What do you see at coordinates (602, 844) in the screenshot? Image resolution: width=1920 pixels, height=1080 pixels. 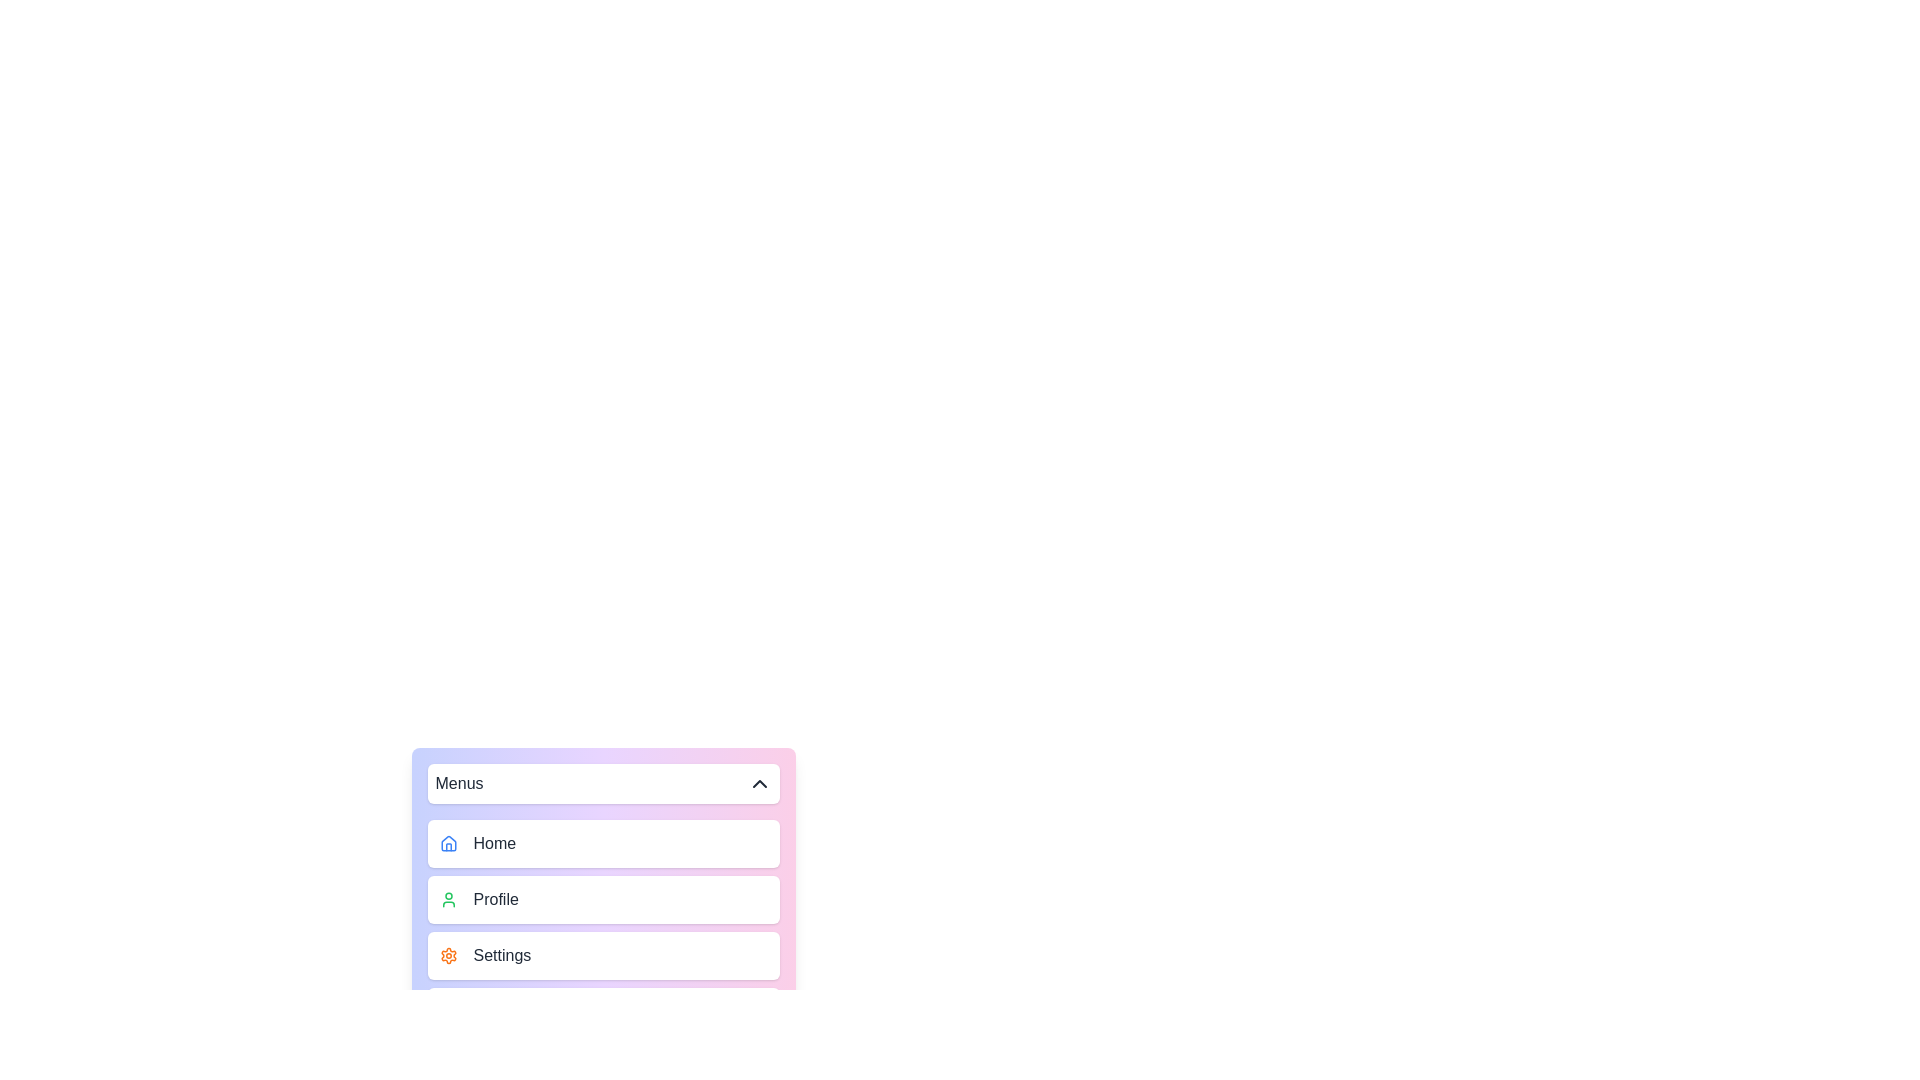 I see `the menu item labeled Home` at bounding box center [602, 844].